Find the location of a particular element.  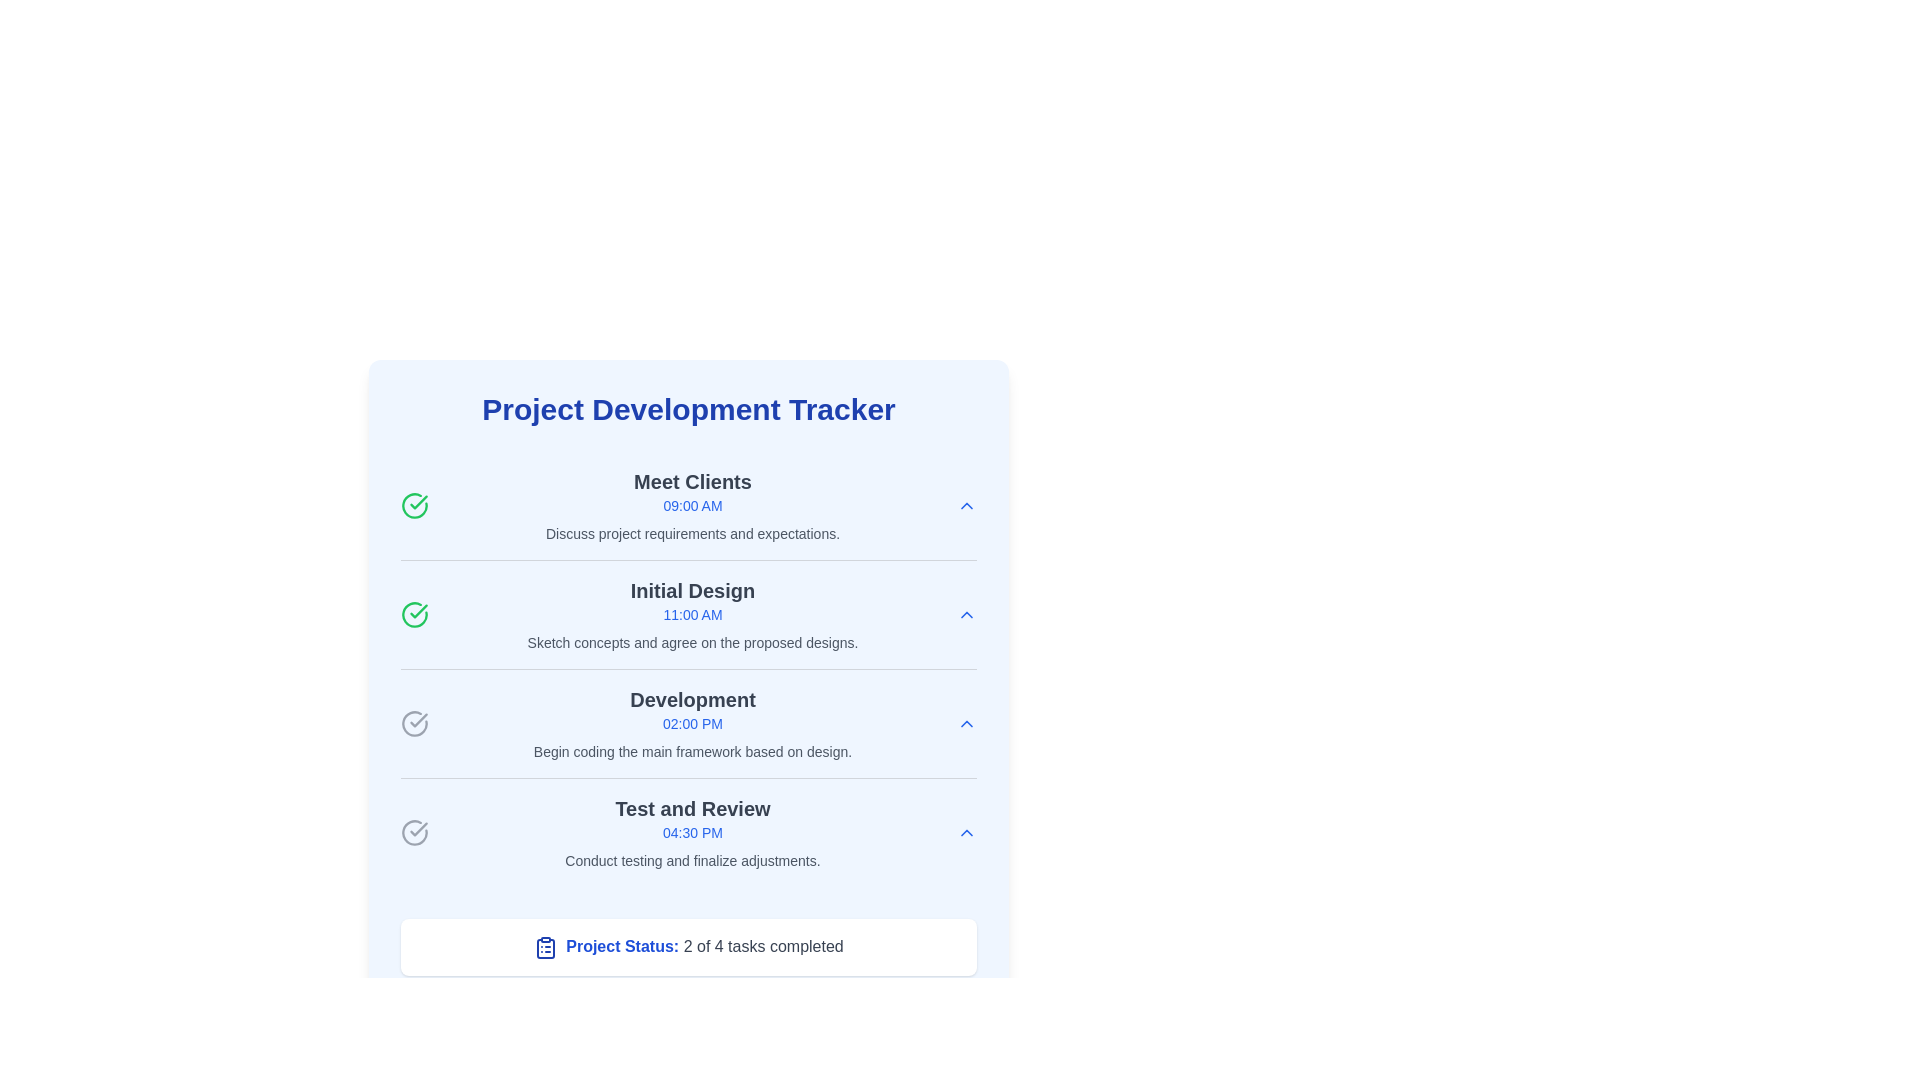

the third entry labeled 'Development' in the 'Project Development Tracker' section of the interface is located at coordinates (689, 669).